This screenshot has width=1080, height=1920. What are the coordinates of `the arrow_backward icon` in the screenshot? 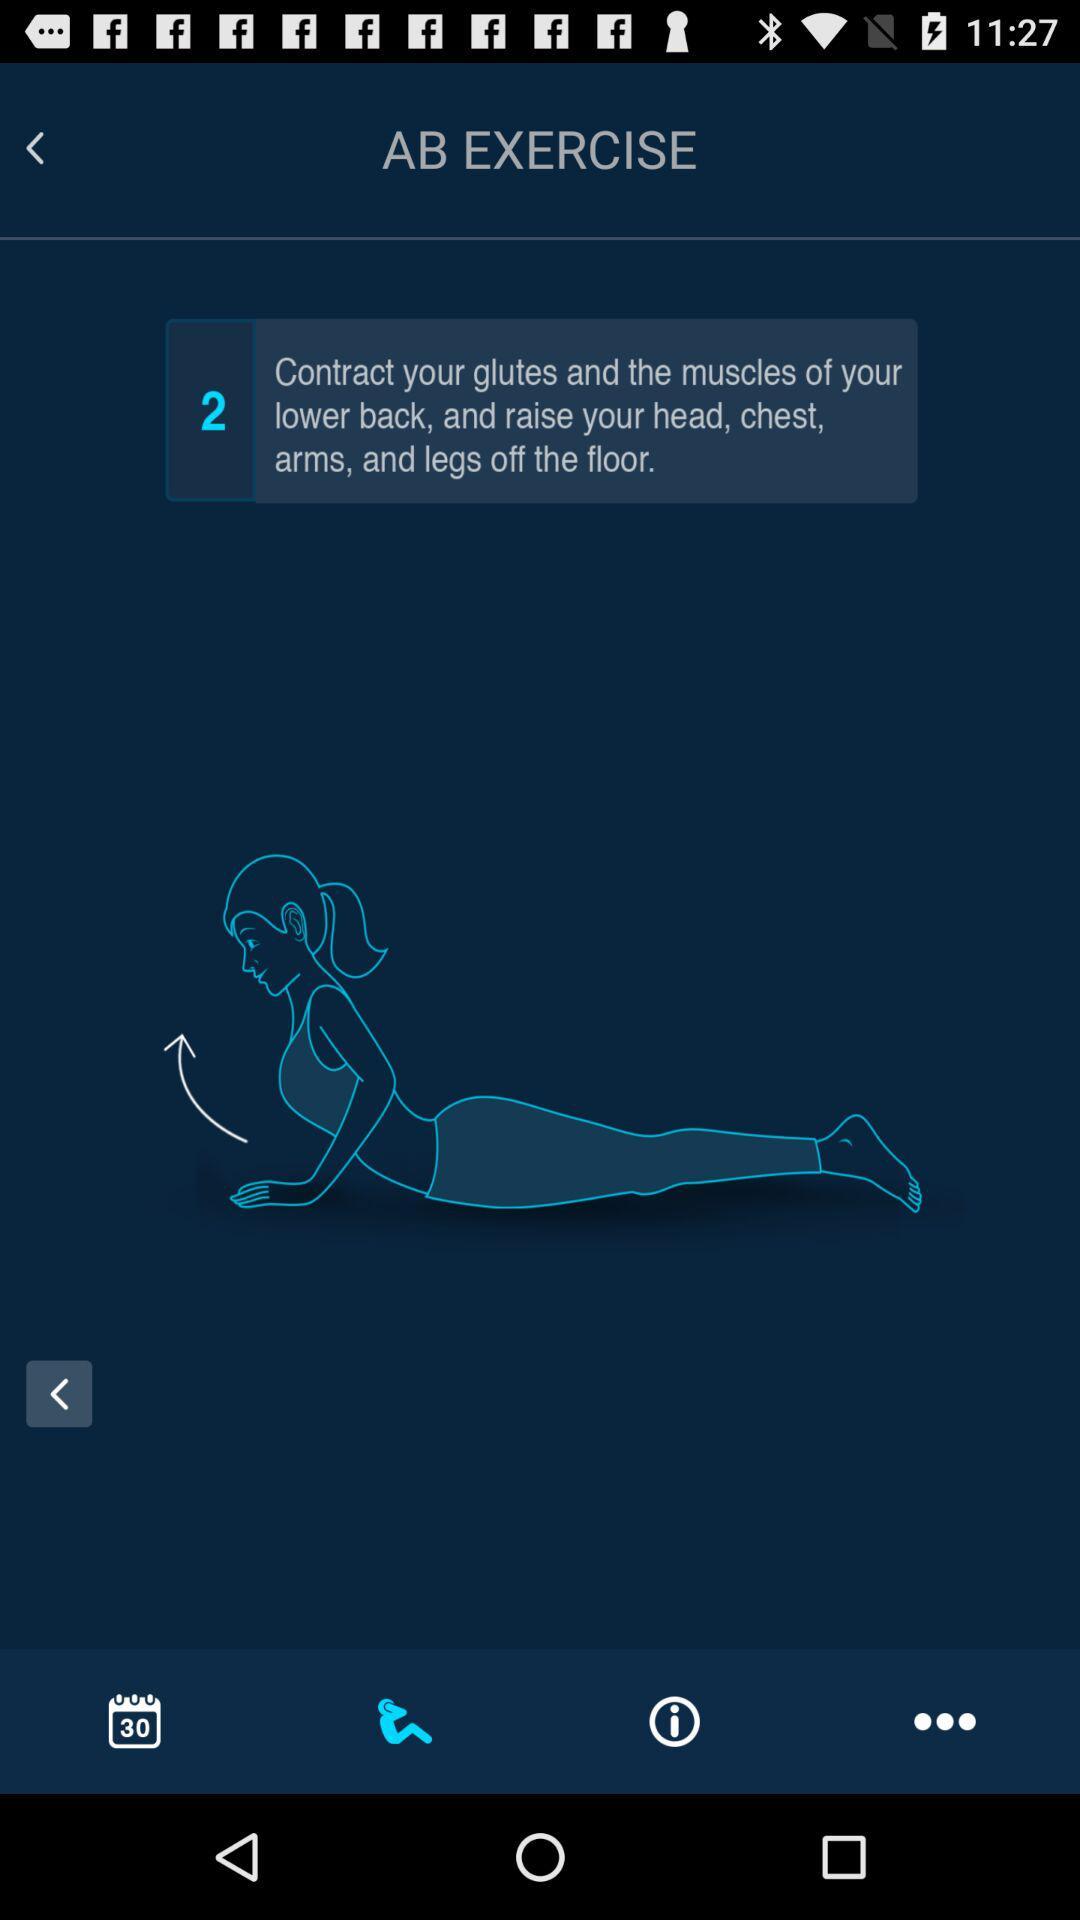 It's located at (58, 1491).